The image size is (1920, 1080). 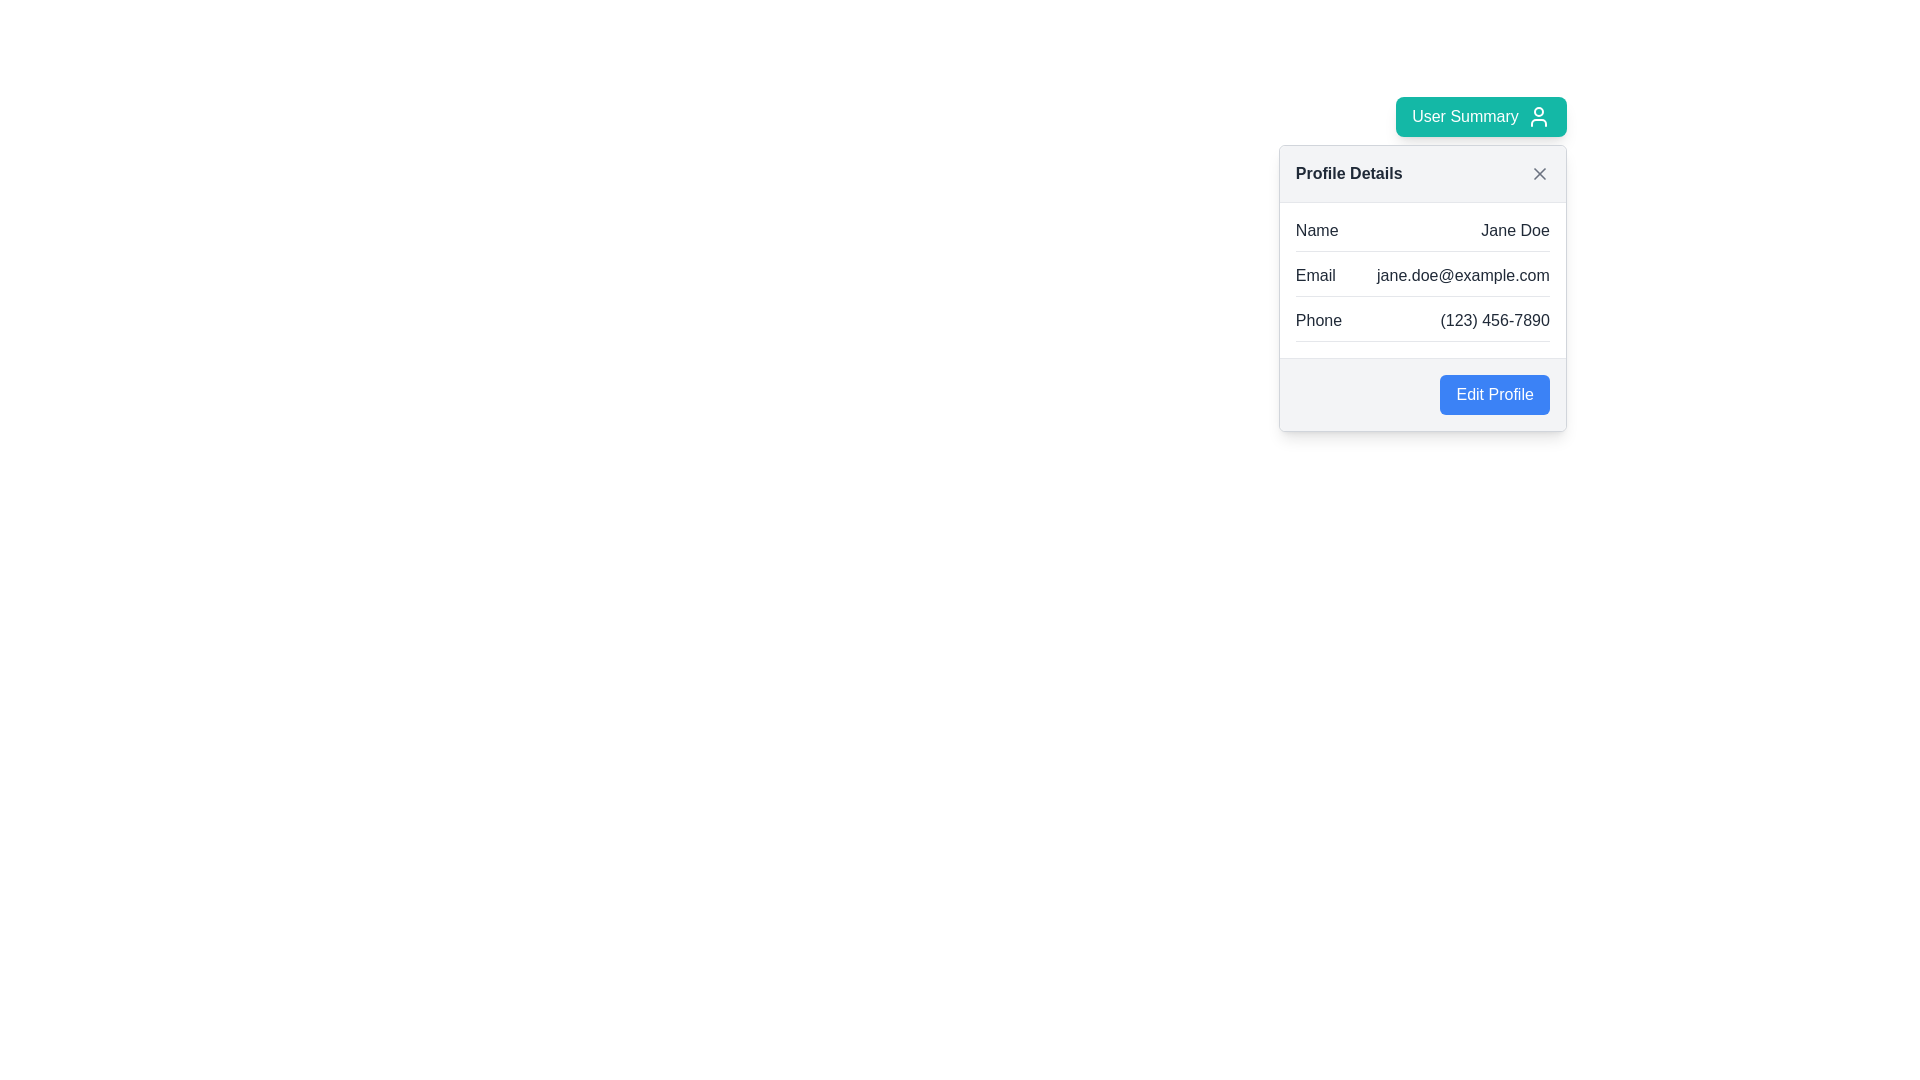 What do you see at coordinates (1495, 319) in the screenshot?
I see `the text label displaying the phone number '(123) 456-7890', which is located within the profile summary section to the right of the label 'Phone'` at bounding box center [1495, 319].